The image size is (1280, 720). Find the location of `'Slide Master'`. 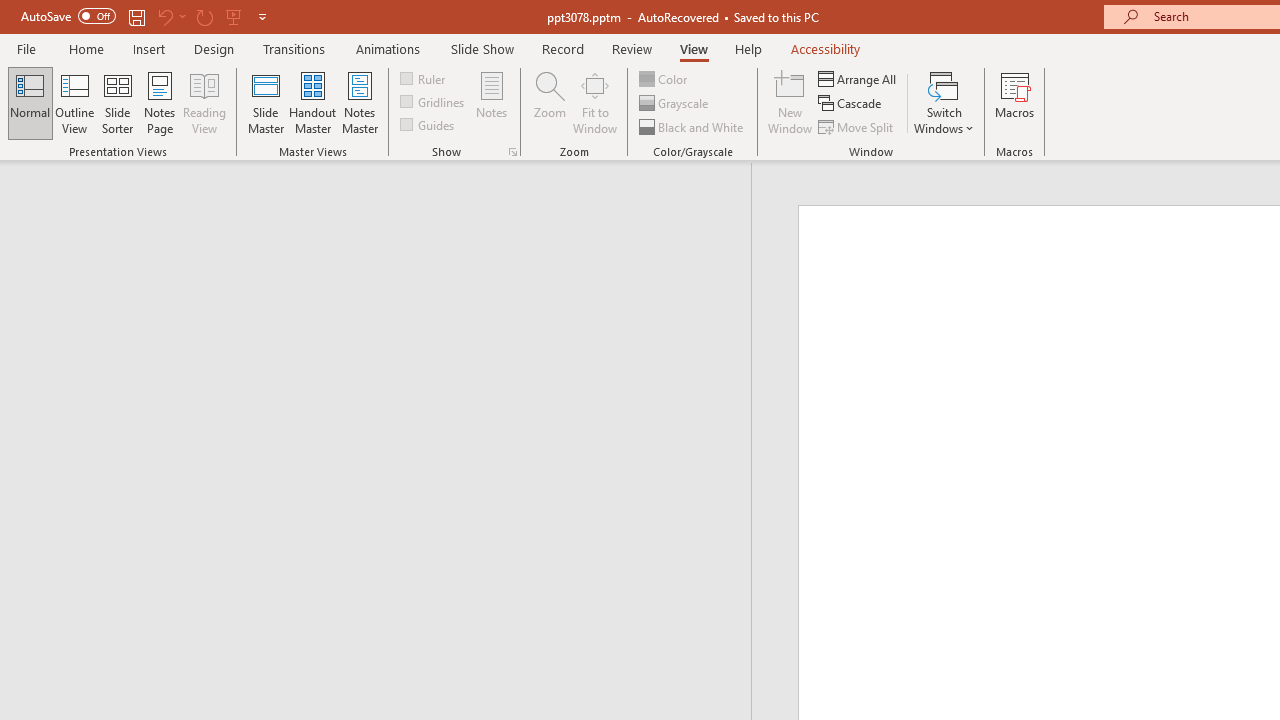

'Slide Master' is located at coordinates (264, 103).